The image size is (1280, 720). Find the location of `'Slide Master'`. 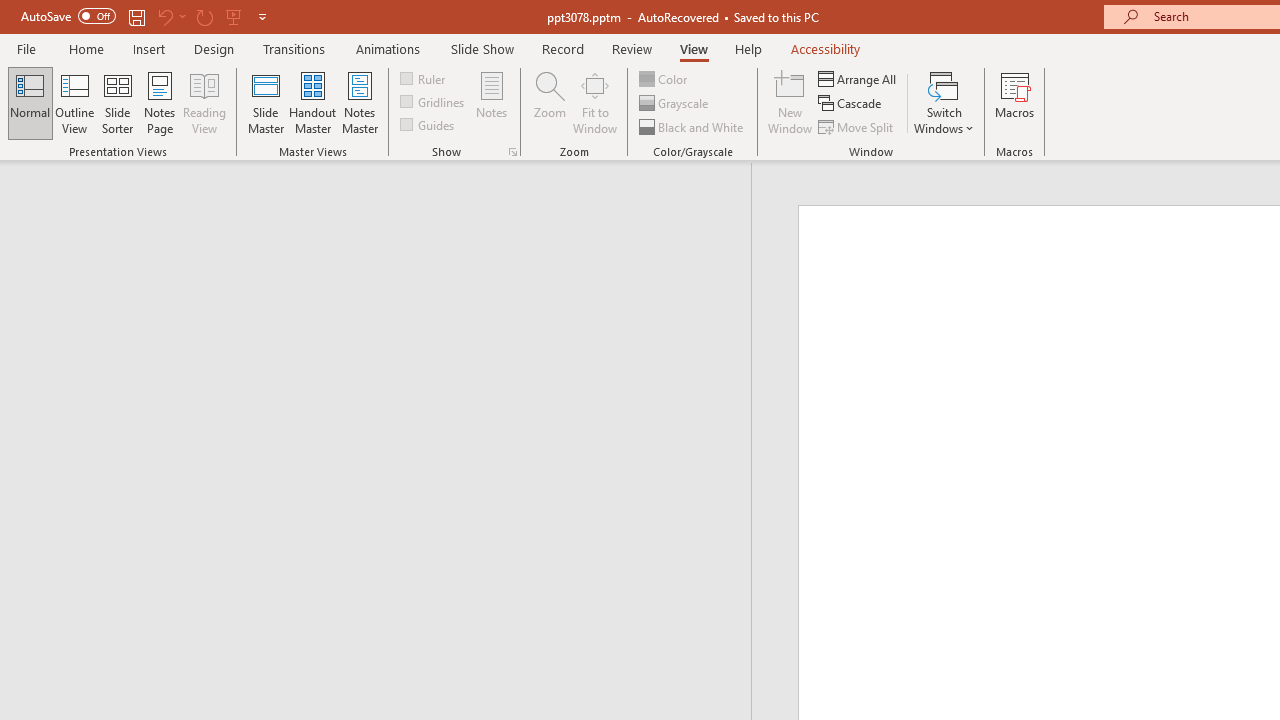

'Slide Master' is located at coordinates (264, 103).